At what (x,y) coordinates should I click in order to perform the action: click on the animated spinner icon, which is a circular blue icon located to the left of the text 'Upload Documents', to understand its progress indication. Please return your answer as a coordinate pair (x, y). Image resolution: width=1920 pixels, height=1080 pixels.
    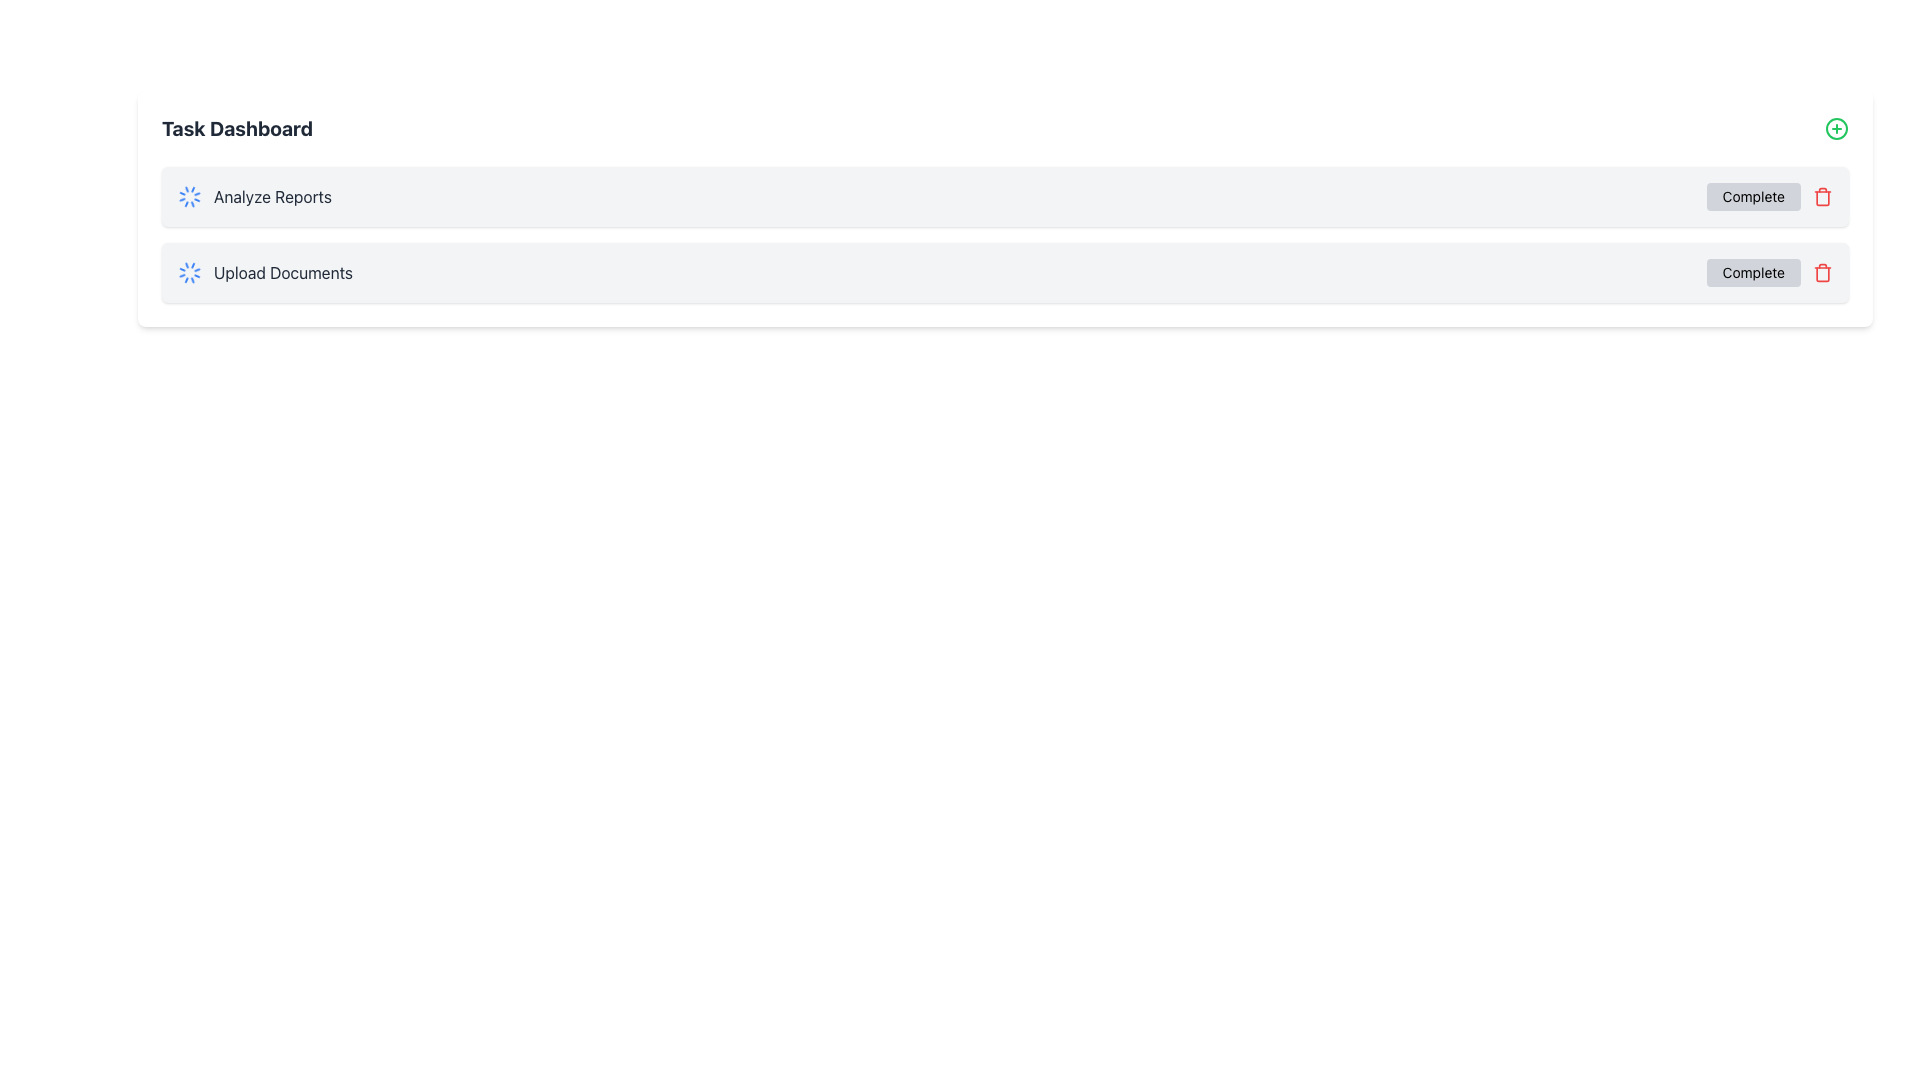
    Looking at the image, I should click on (190, 273).